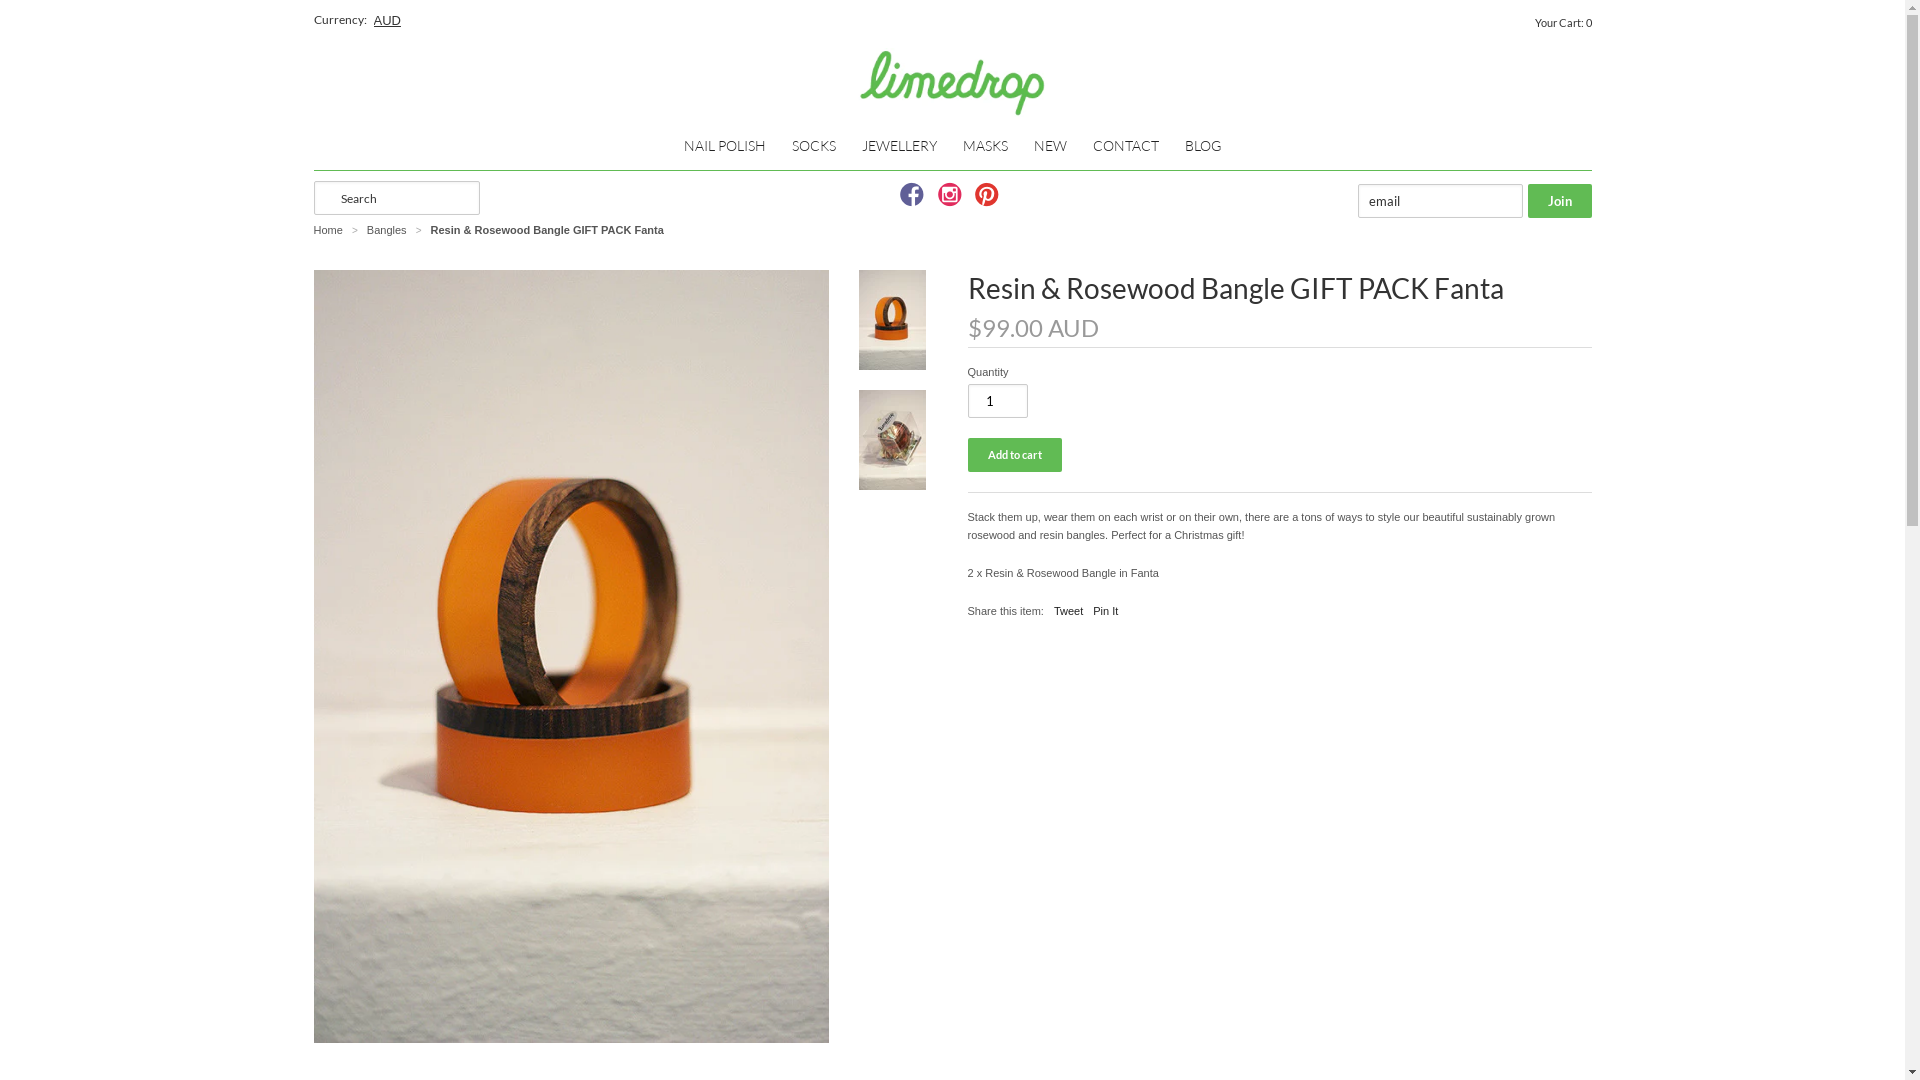 This screenshot has height=1080, width=1920. What do you see at coordinates (849, 145) in the screenshot?
I see `'JEWELLERY'` at bounding box center [849, 145].